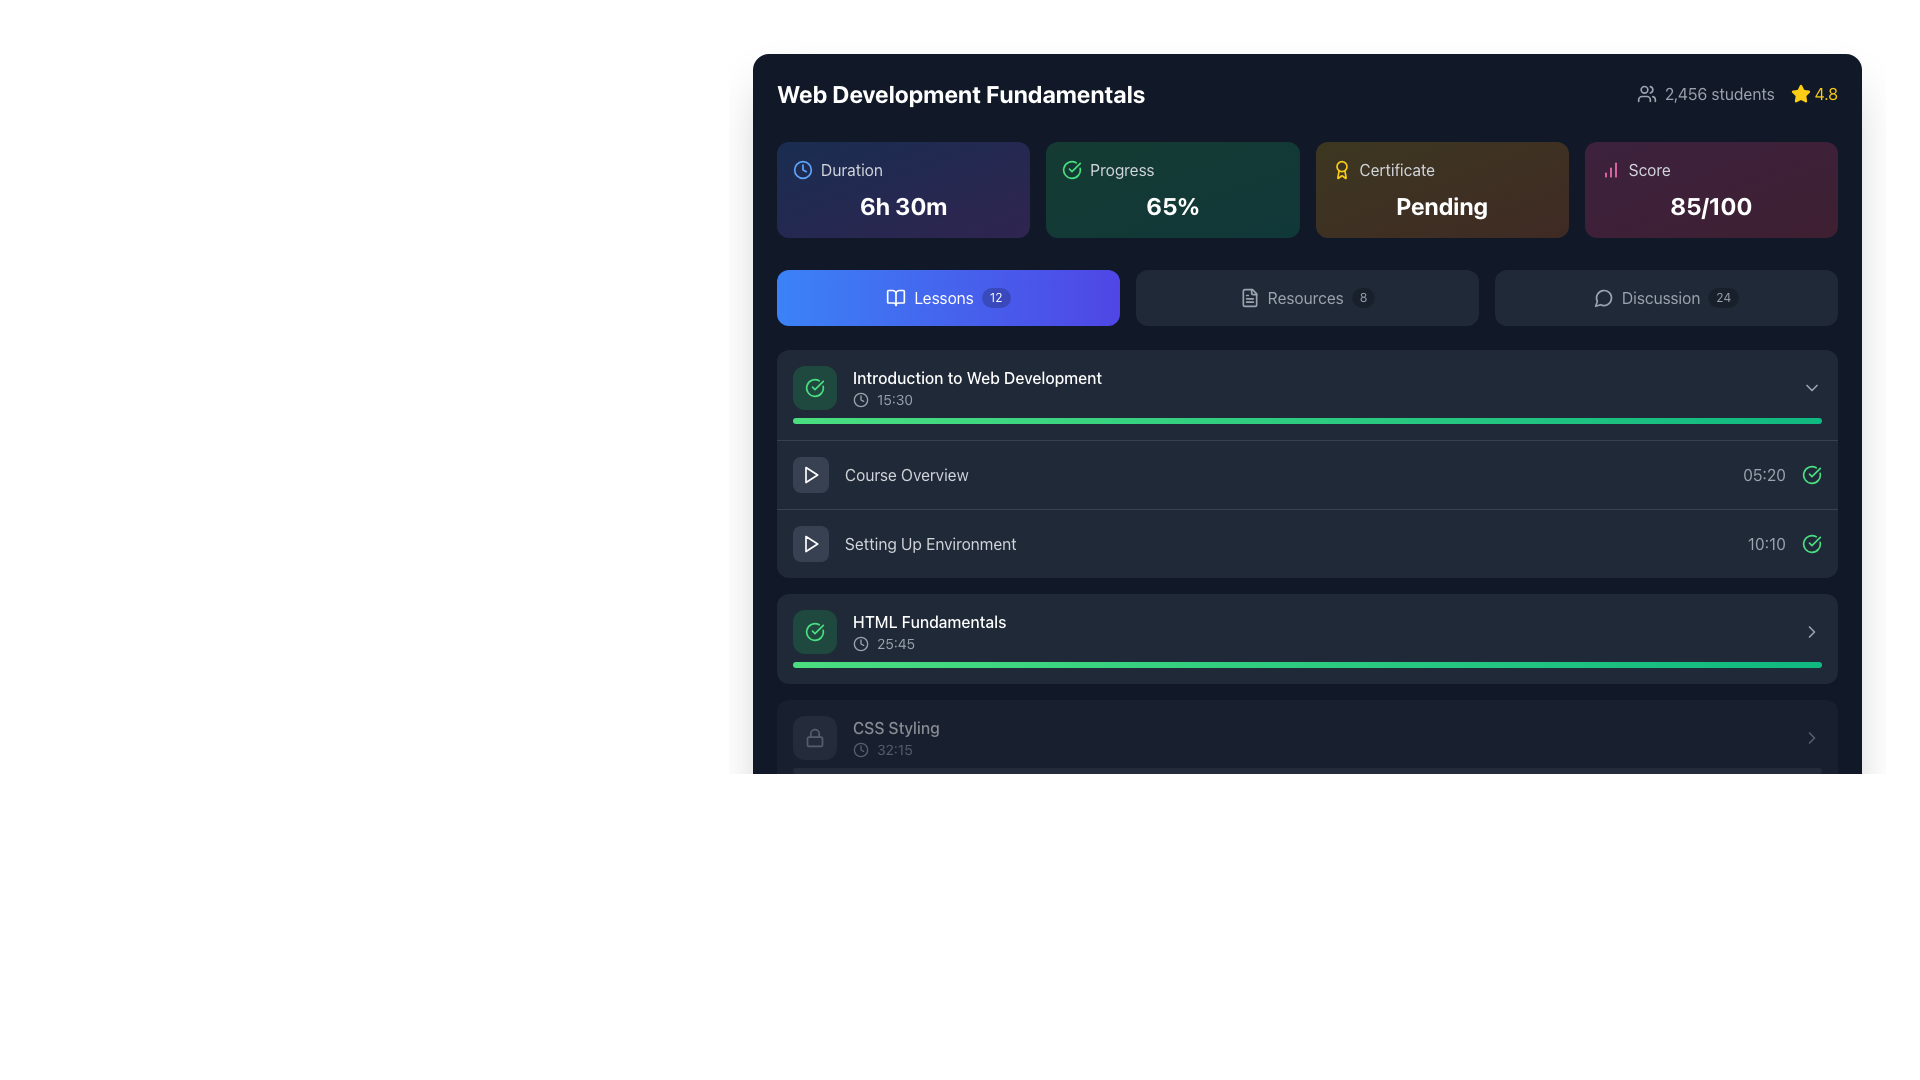 This screenshot has height=1080, width=1920. I want to click on the Progress Bar indicating the completion percentage of the lesson 'Introduction to Web Development', located at the bottom of its box just below the text line '15:30', so click(1307, 419).